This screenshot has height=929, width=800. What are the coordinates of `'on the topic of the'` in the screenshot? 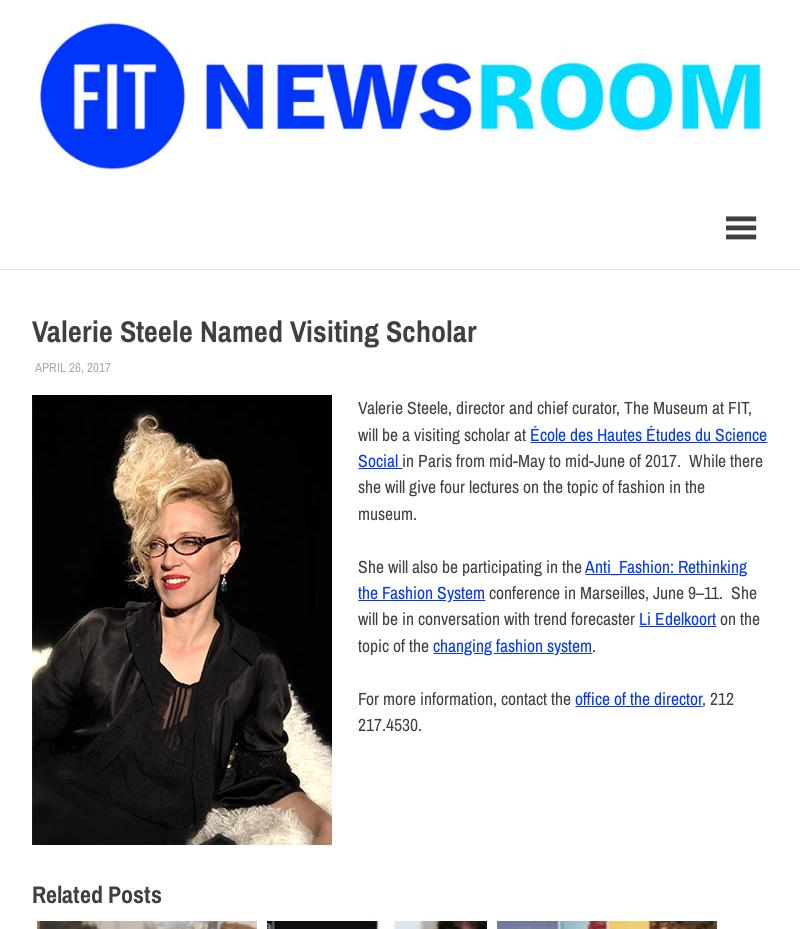 It's located at (558, 630).